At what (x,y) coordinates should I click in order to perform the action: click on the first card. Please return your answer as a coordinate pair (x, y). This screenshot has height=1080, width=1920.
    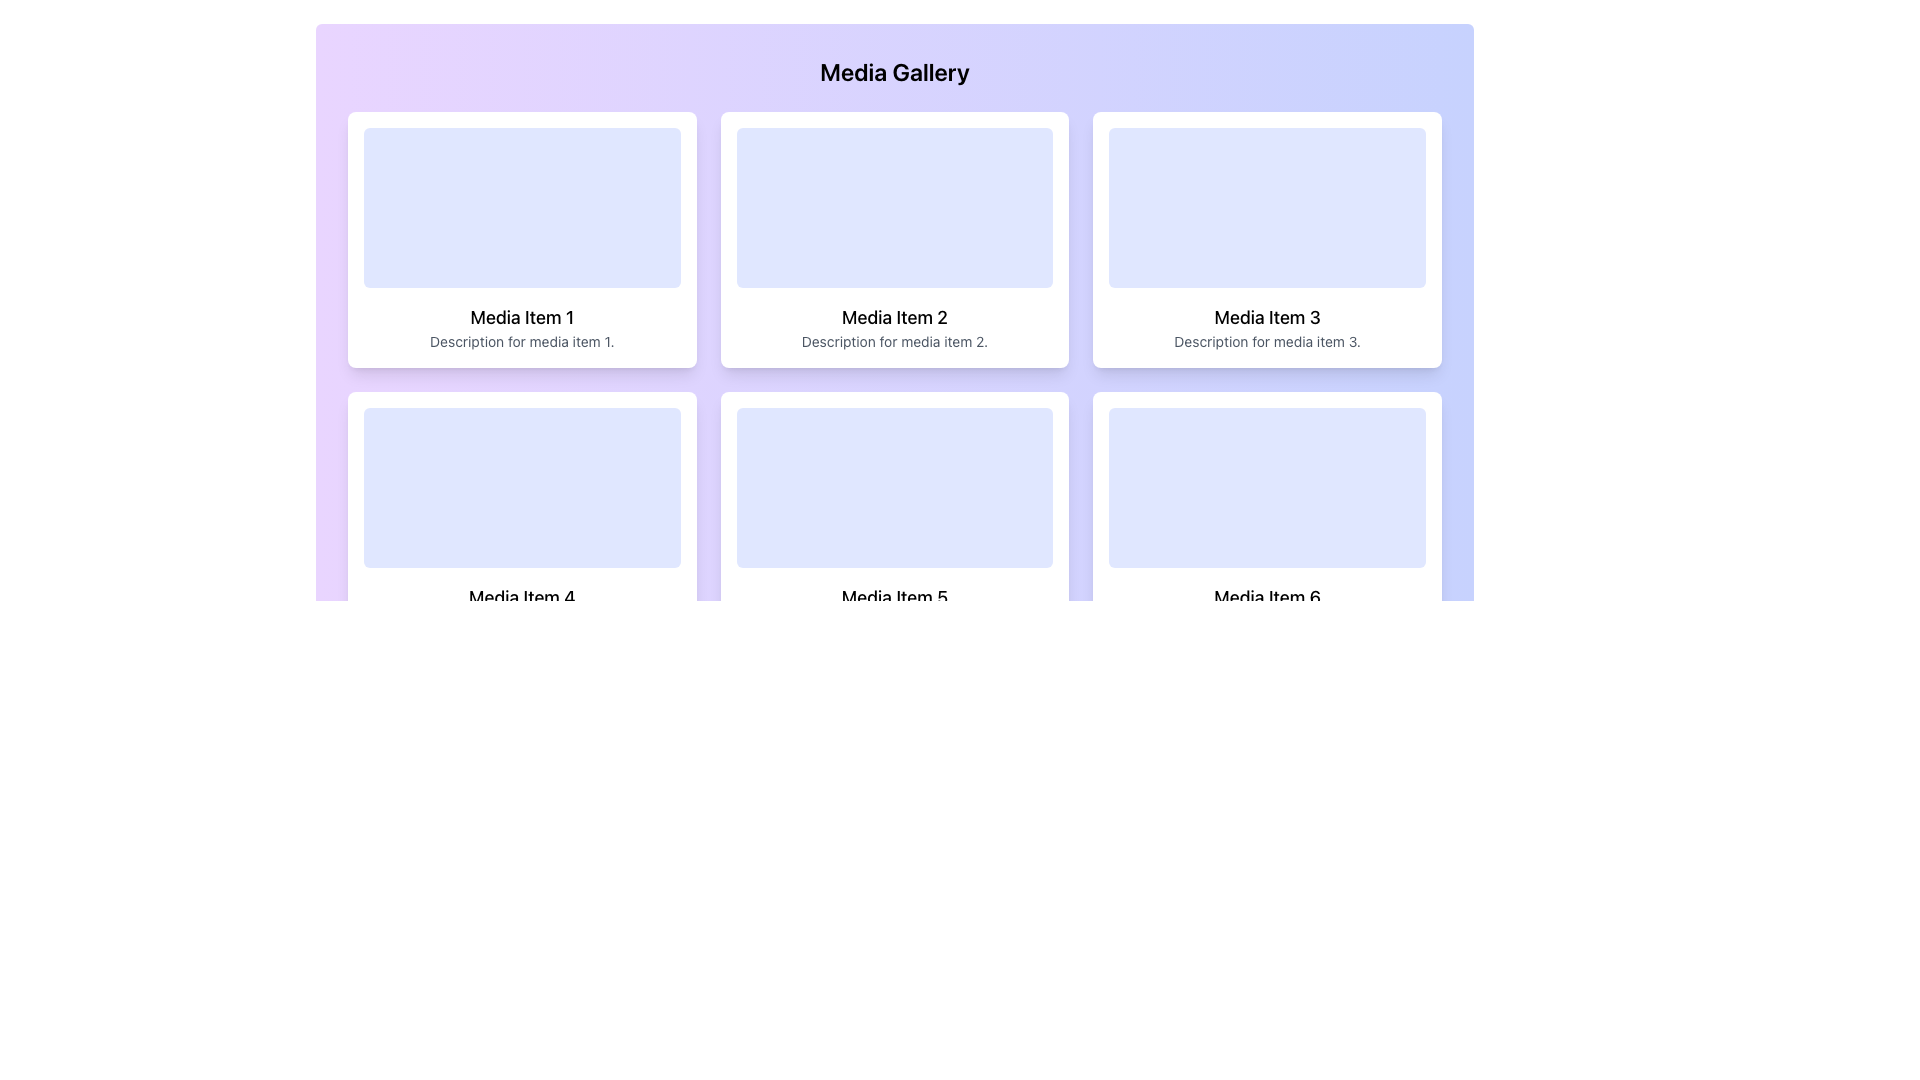
    Looking at the image, I should click on (522, 238).